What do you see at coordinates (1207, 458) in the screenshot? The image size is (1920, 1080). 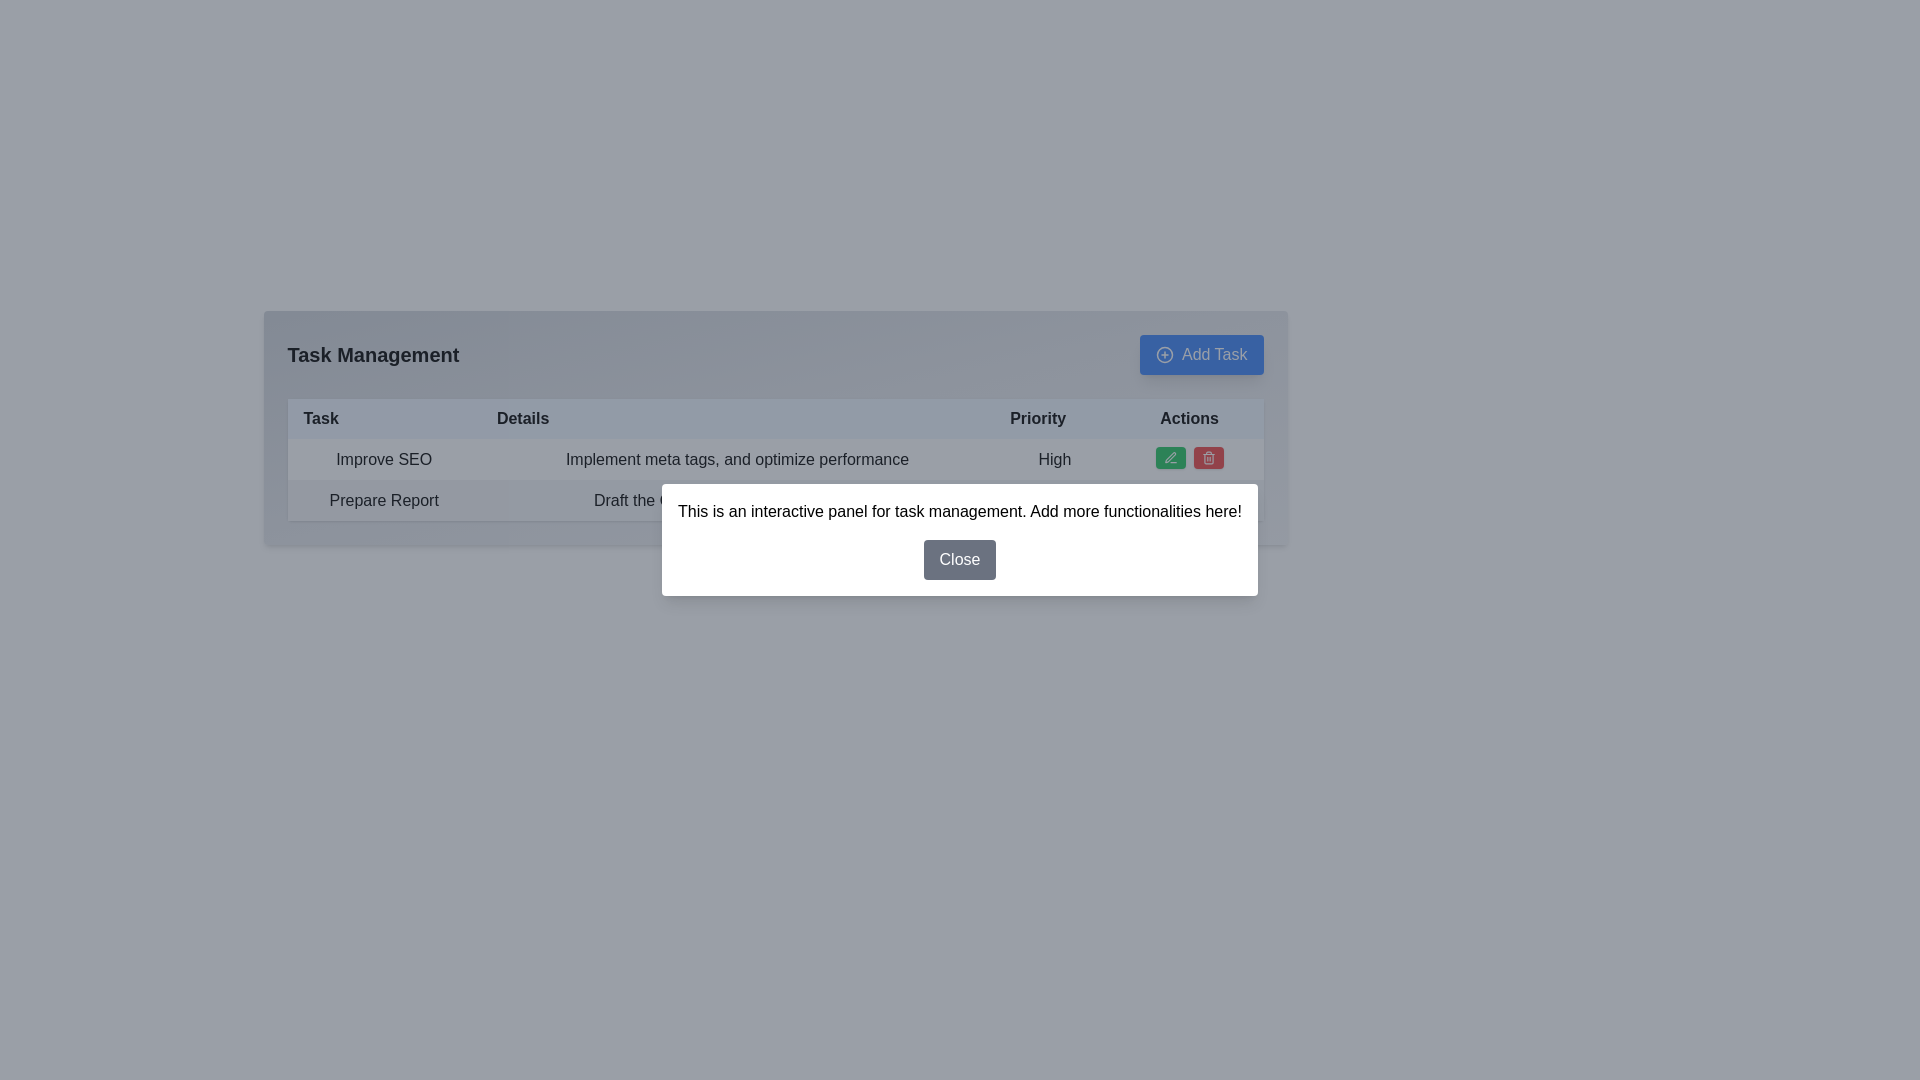 I see `the red delete button with a trashcan icon located in the 'Actions' column of the task management table` at bounding box center [1207, 458].